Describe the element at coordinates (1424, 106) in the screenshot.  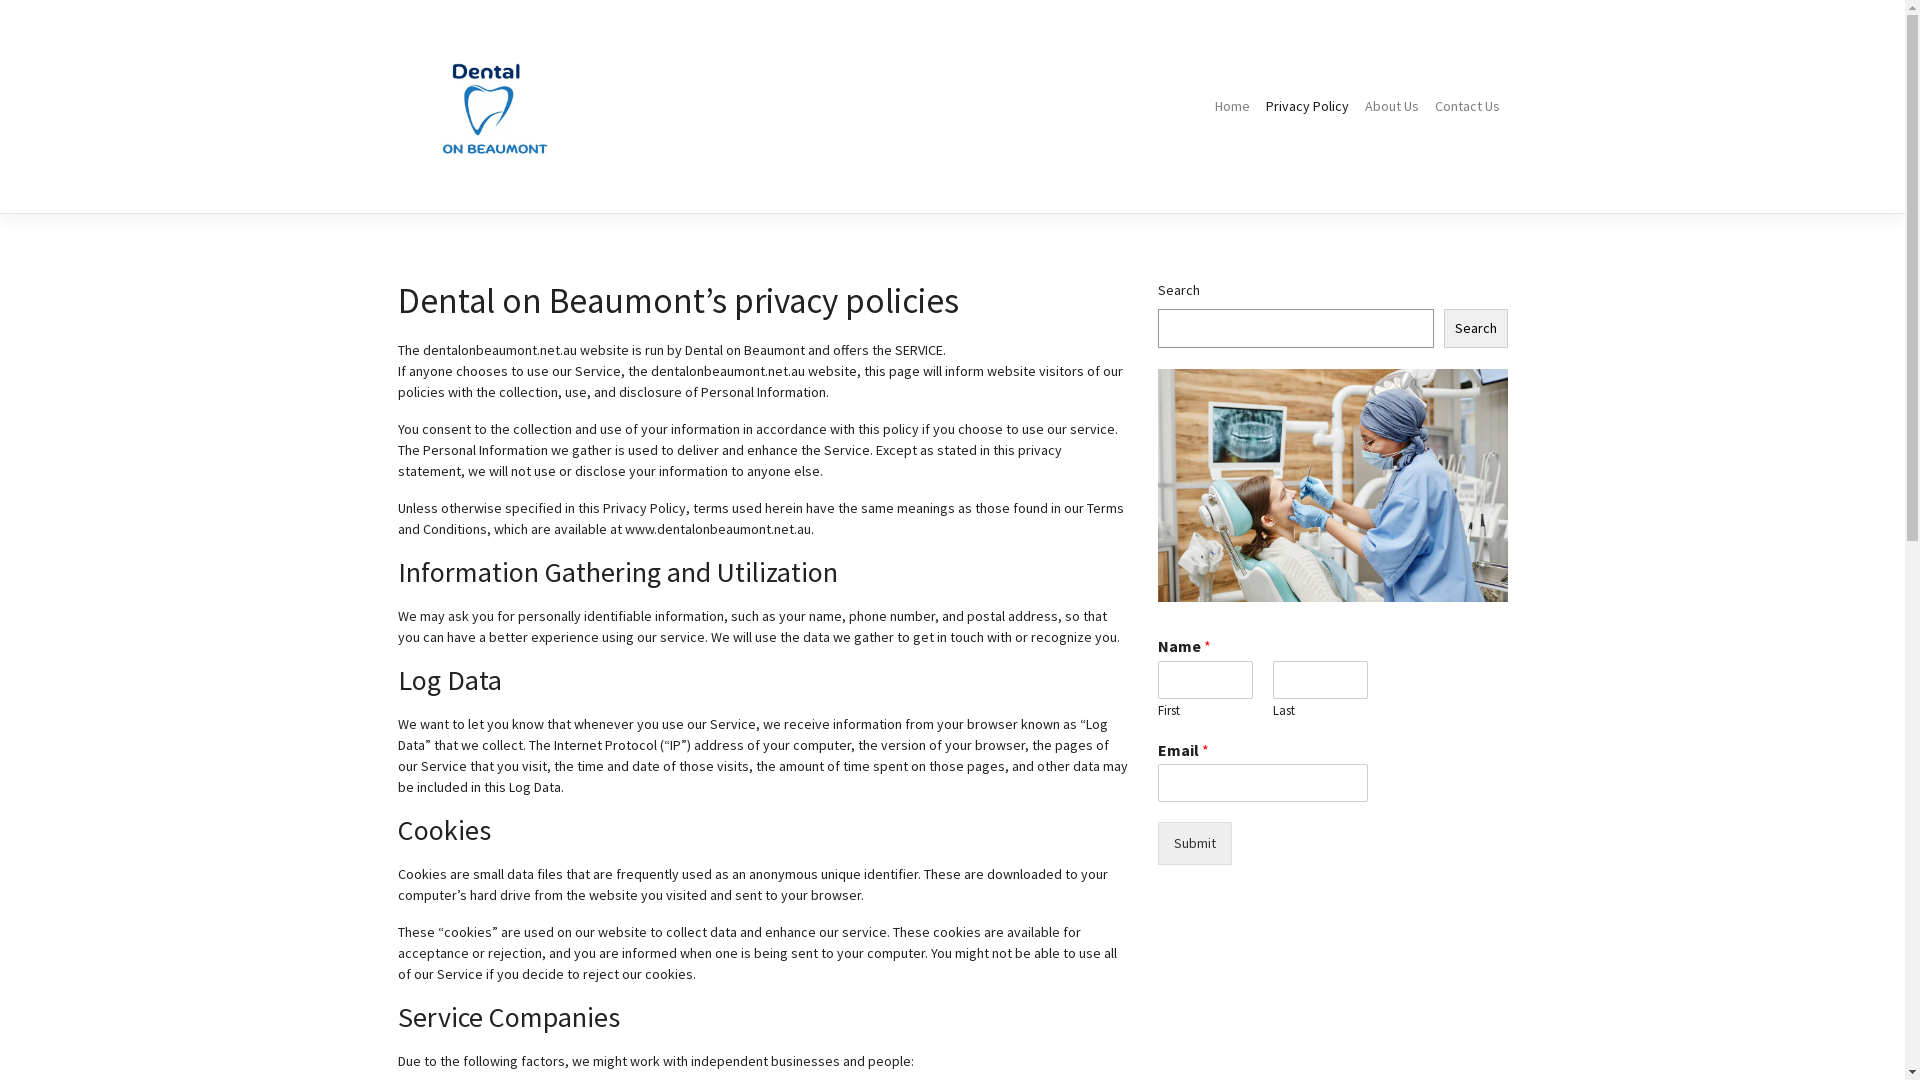
I see `'Contact Us'` at that location.